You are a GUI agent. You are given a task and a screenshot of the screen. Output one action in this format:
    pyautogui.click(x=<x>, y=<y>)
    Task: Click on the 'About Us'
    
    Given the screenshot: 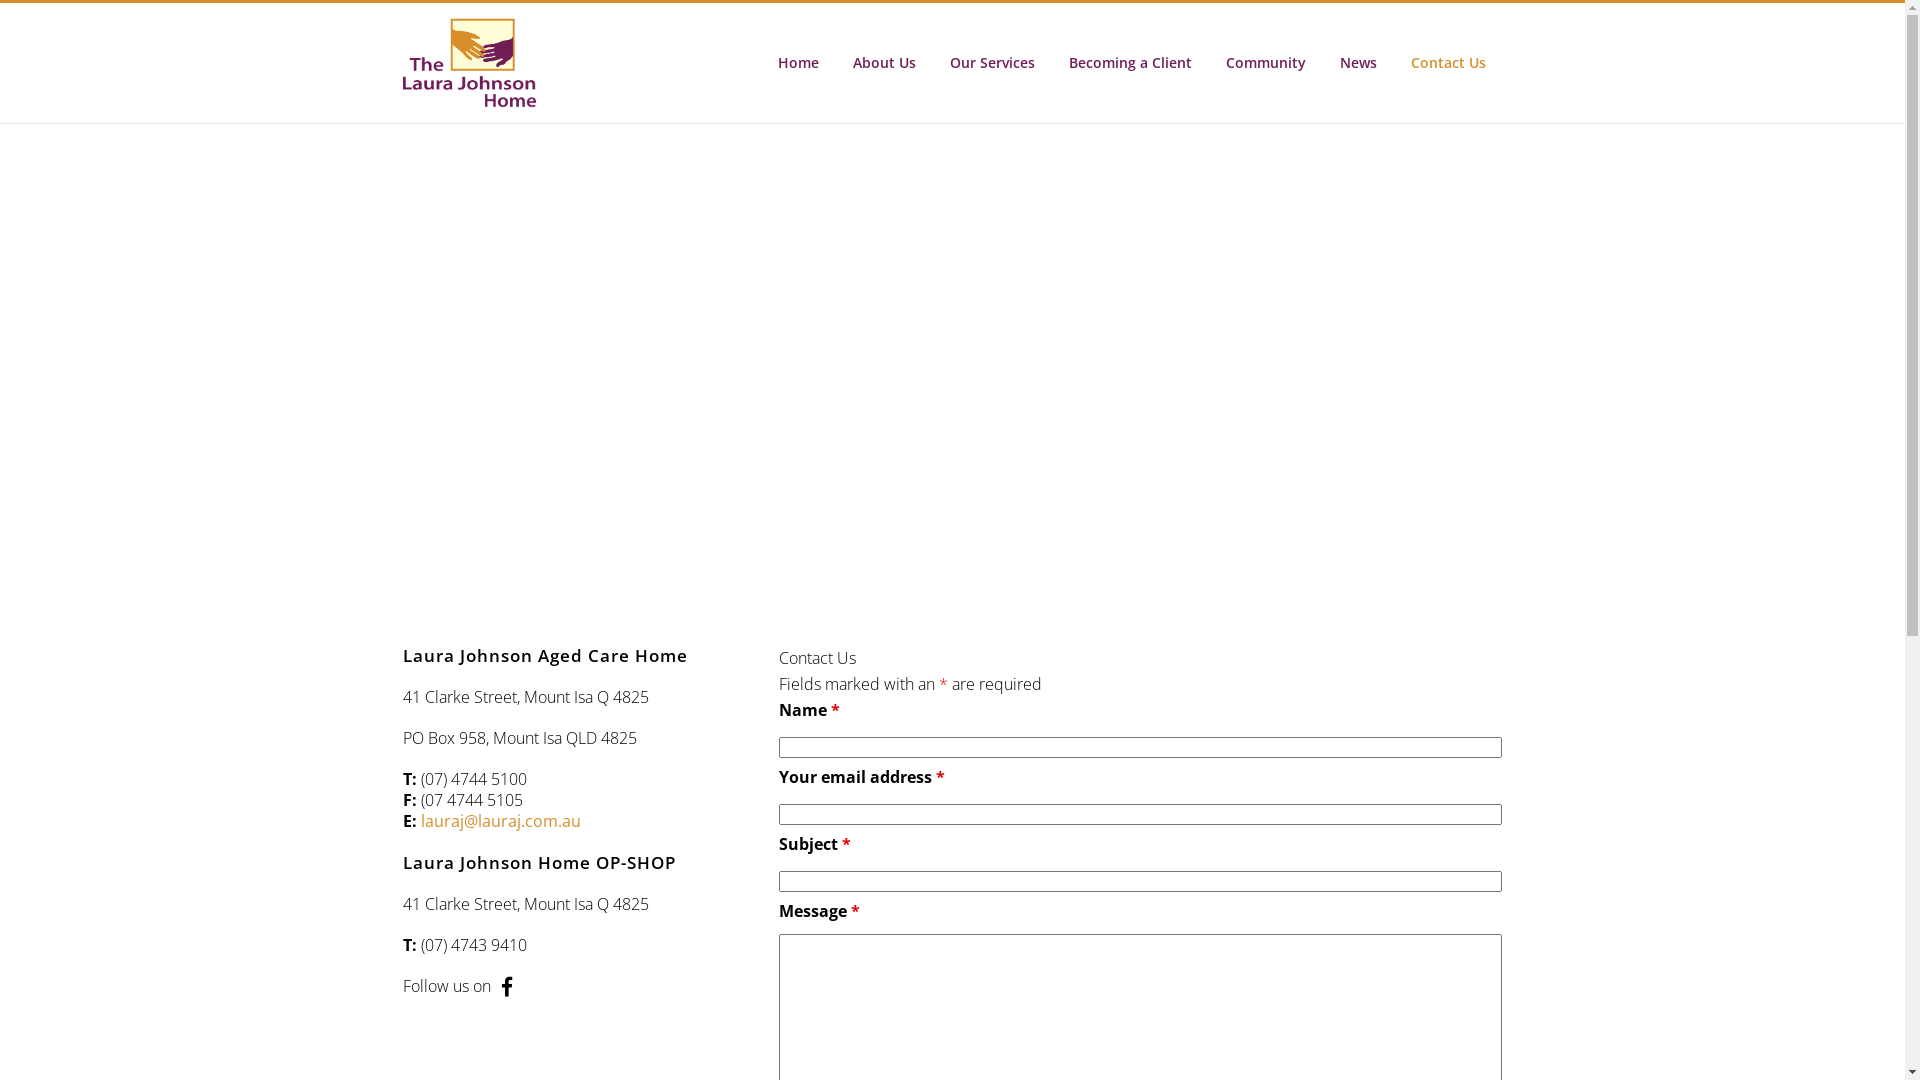 What is the action you would take?
    pyautogui.click(x=1096, y=670)
    